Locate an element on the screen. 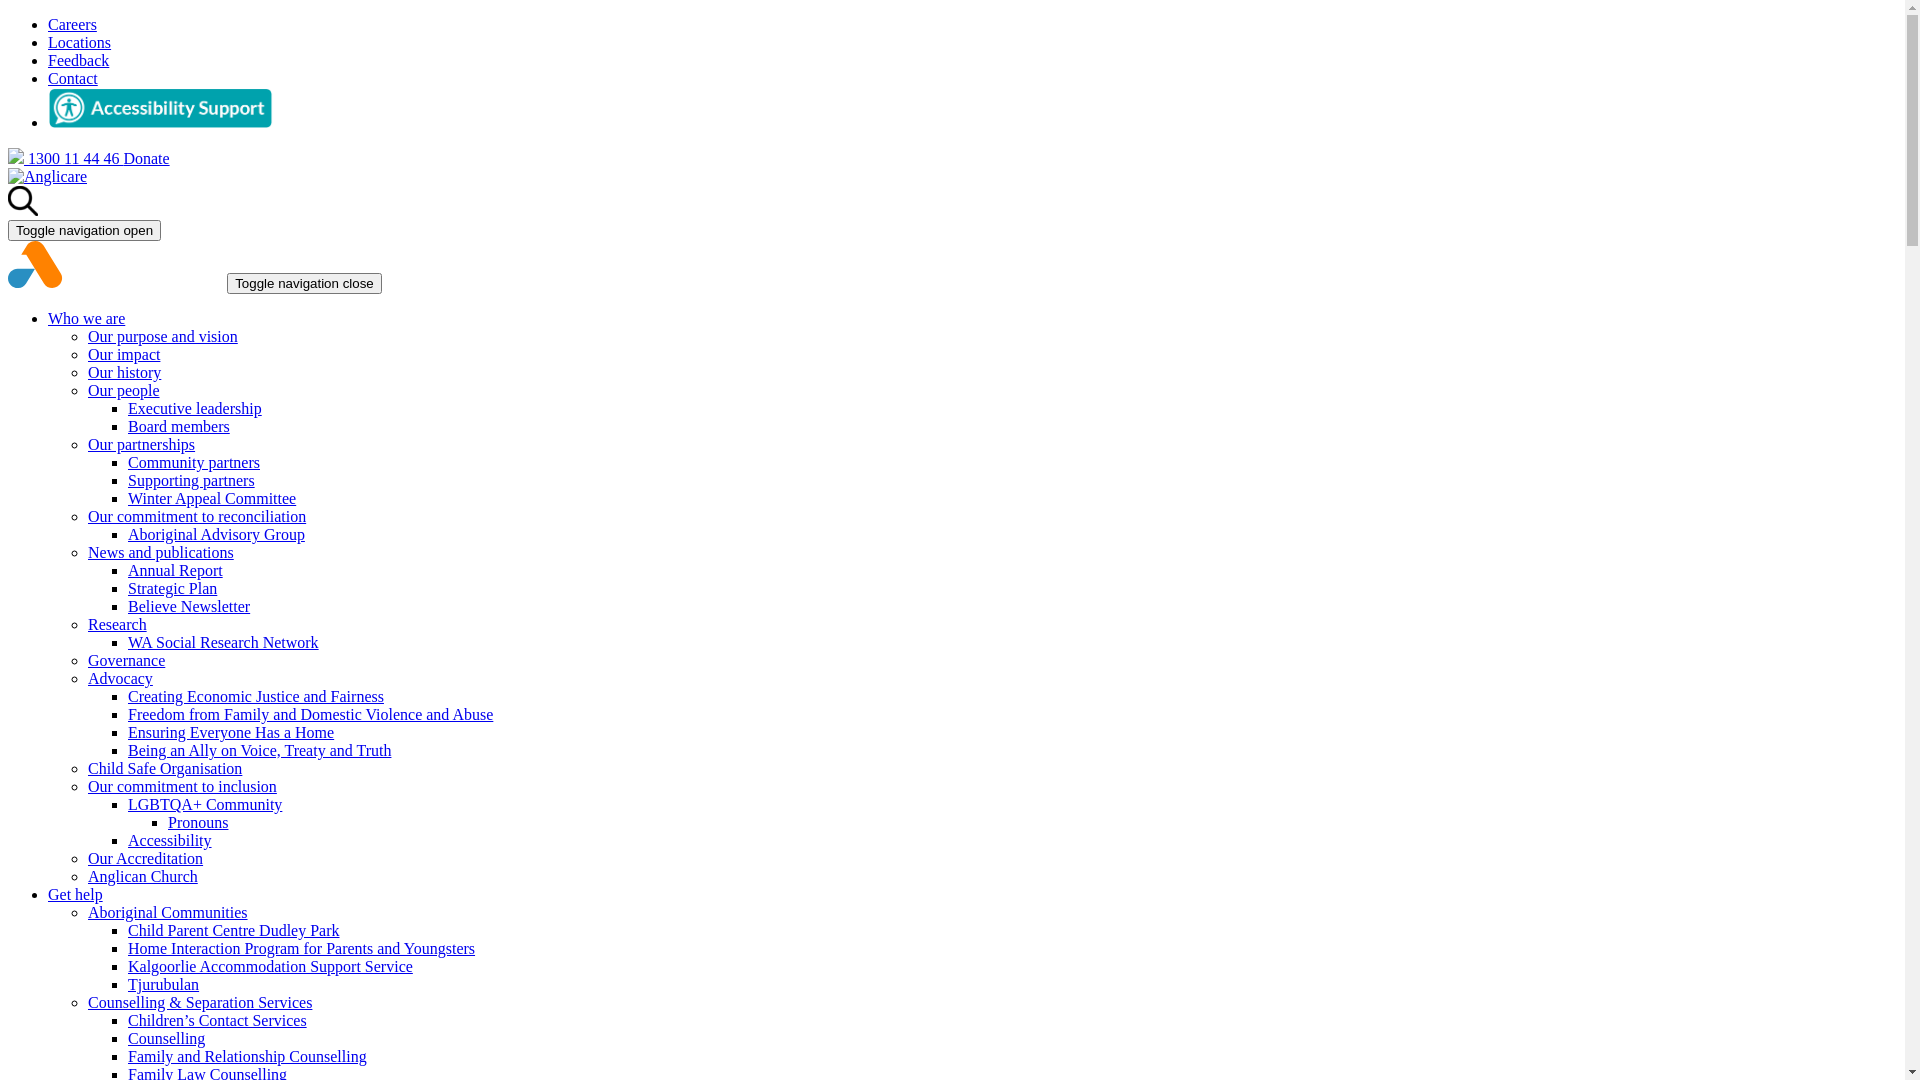  'Counselling & Separation Services' is located at coordinates (200, 1002).